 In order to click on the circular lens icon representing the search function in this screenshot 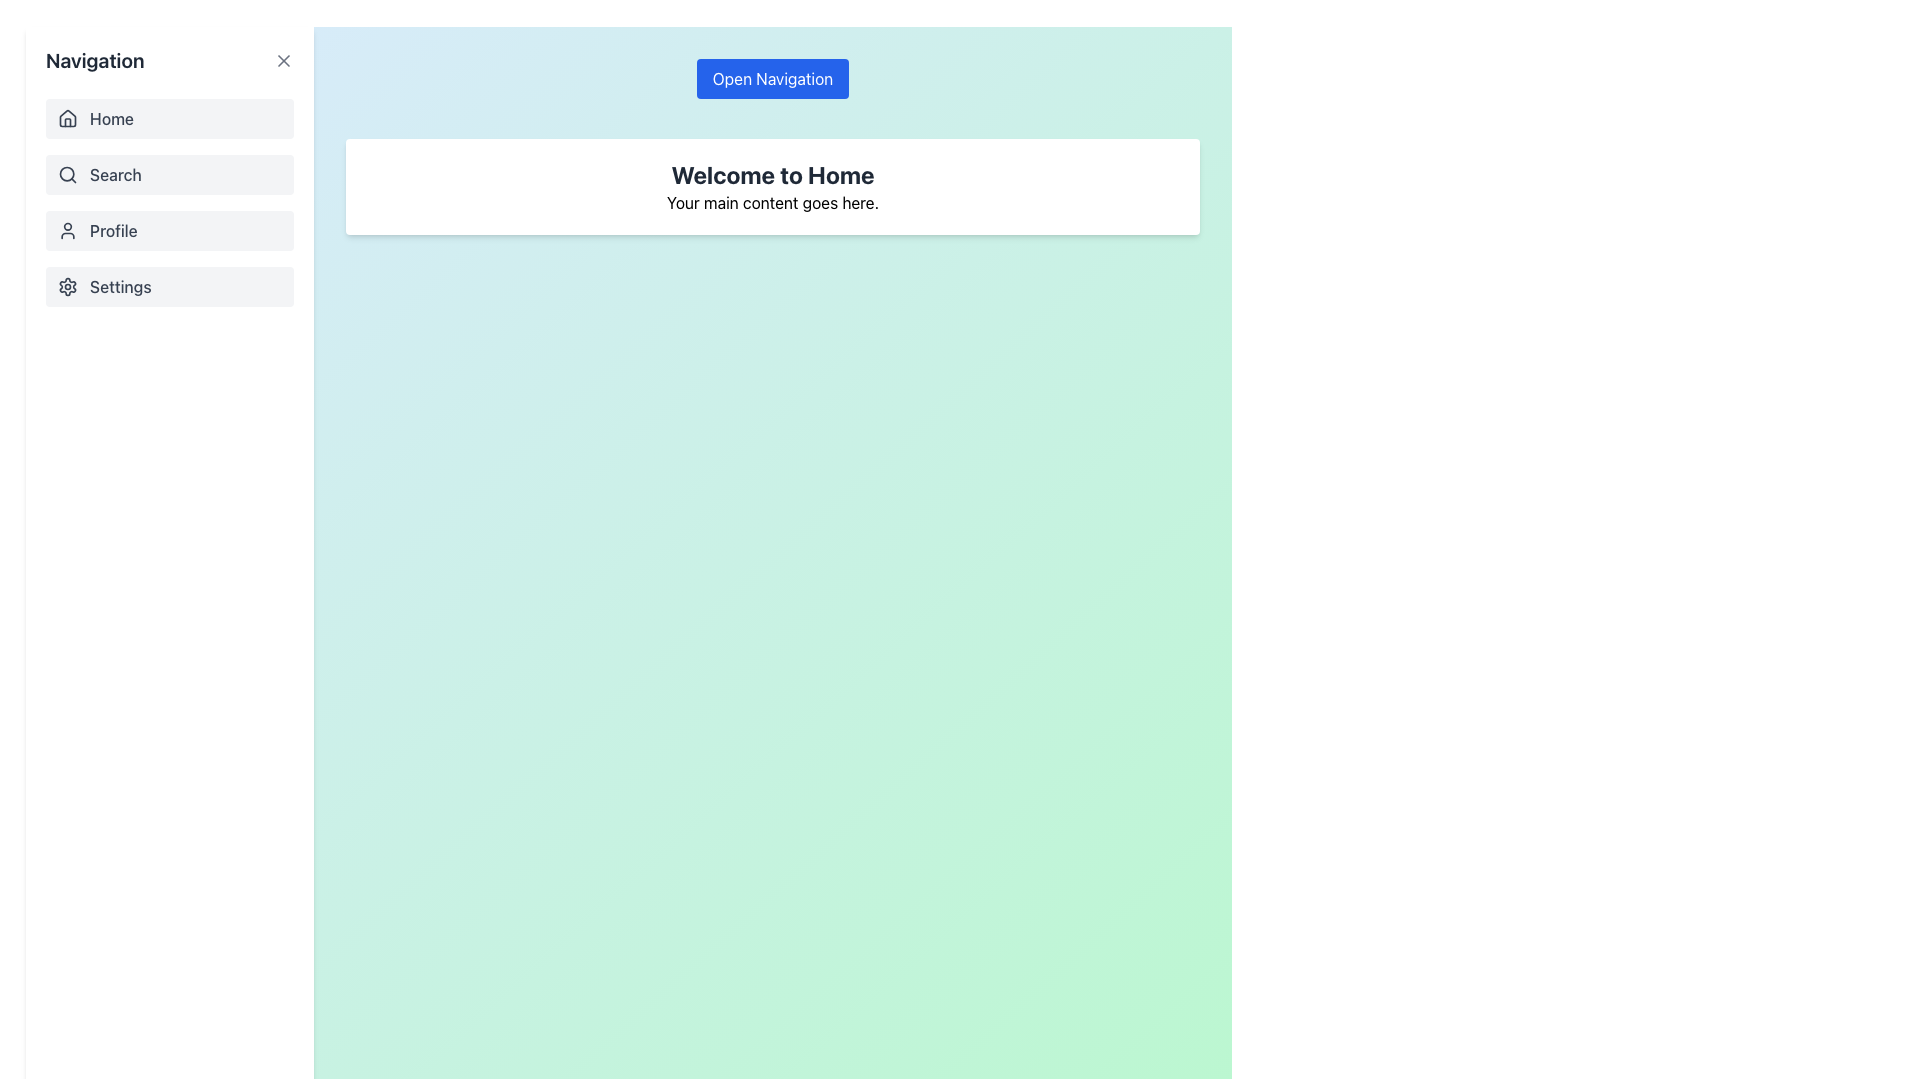, I will do `click(67, 173)`.